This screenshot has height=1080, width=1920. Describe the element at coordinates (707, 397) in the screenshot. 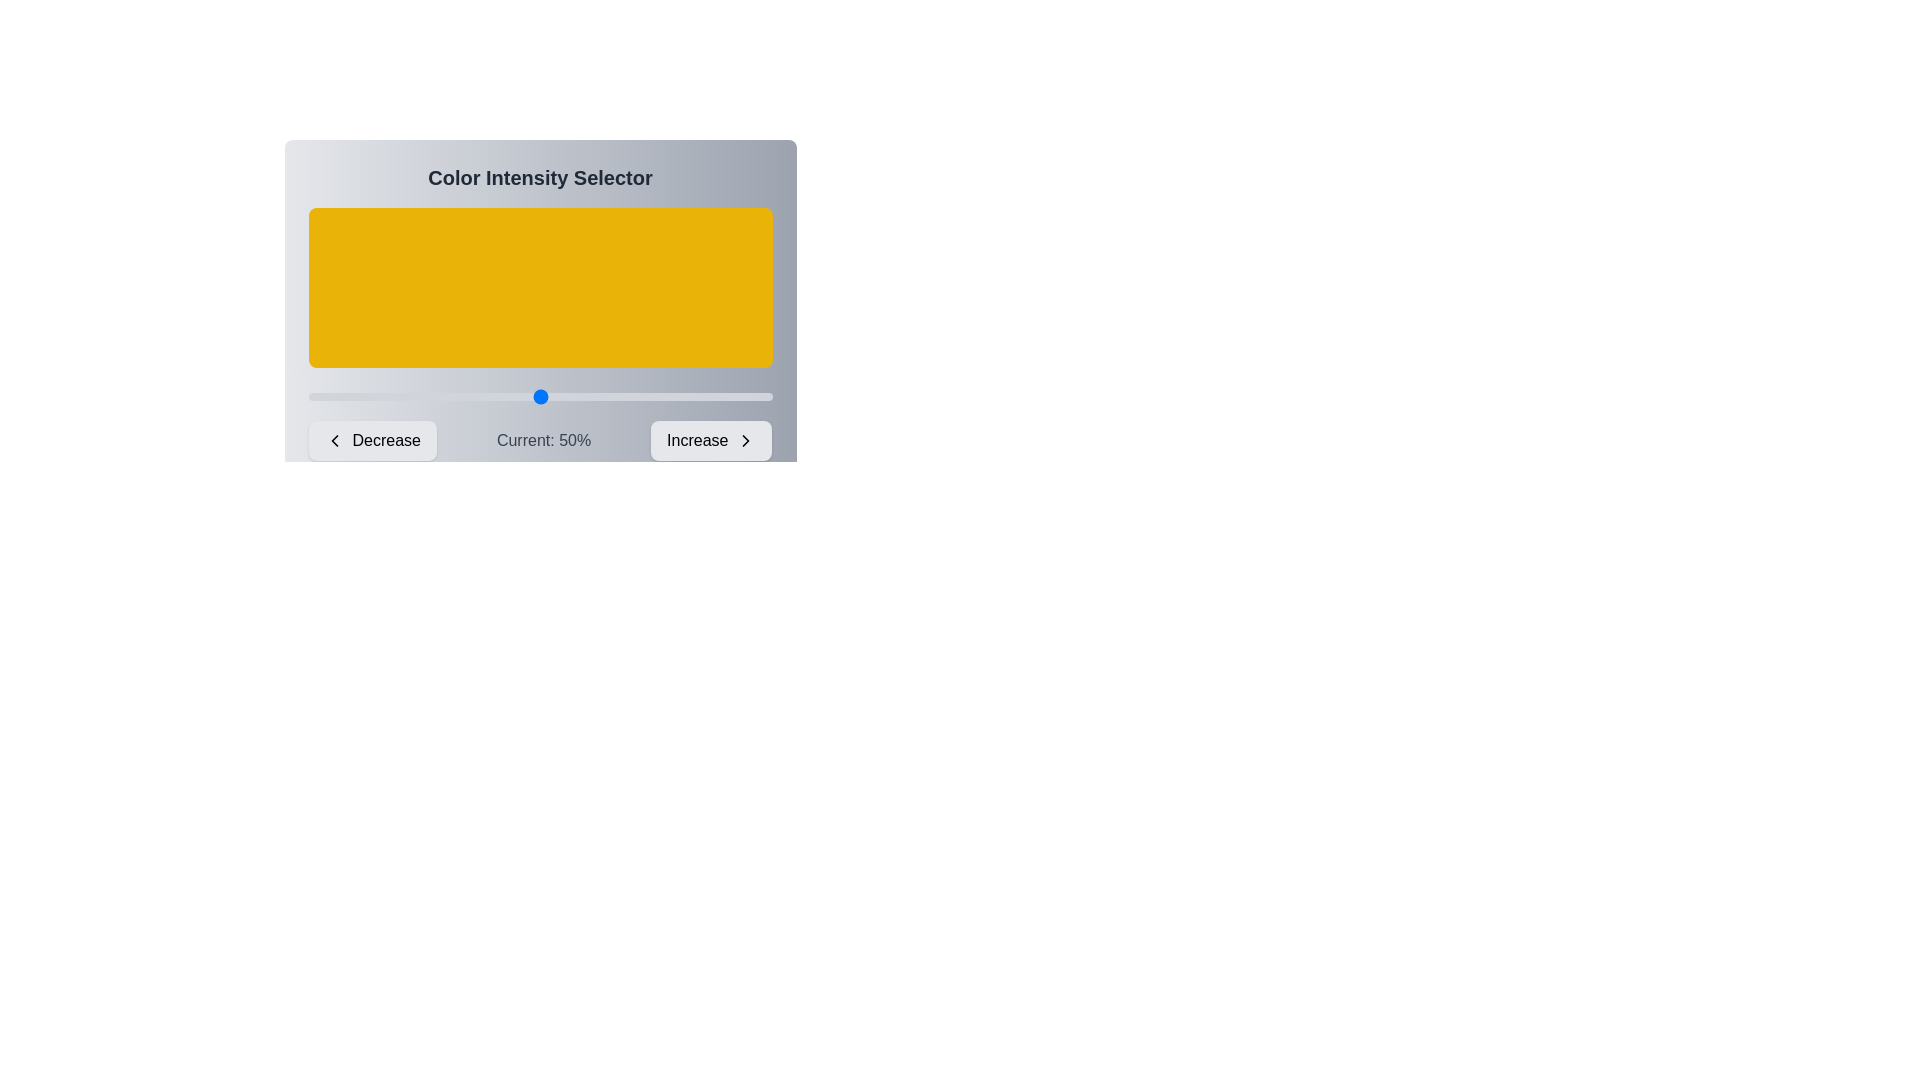

I see `color intensity` at that location.